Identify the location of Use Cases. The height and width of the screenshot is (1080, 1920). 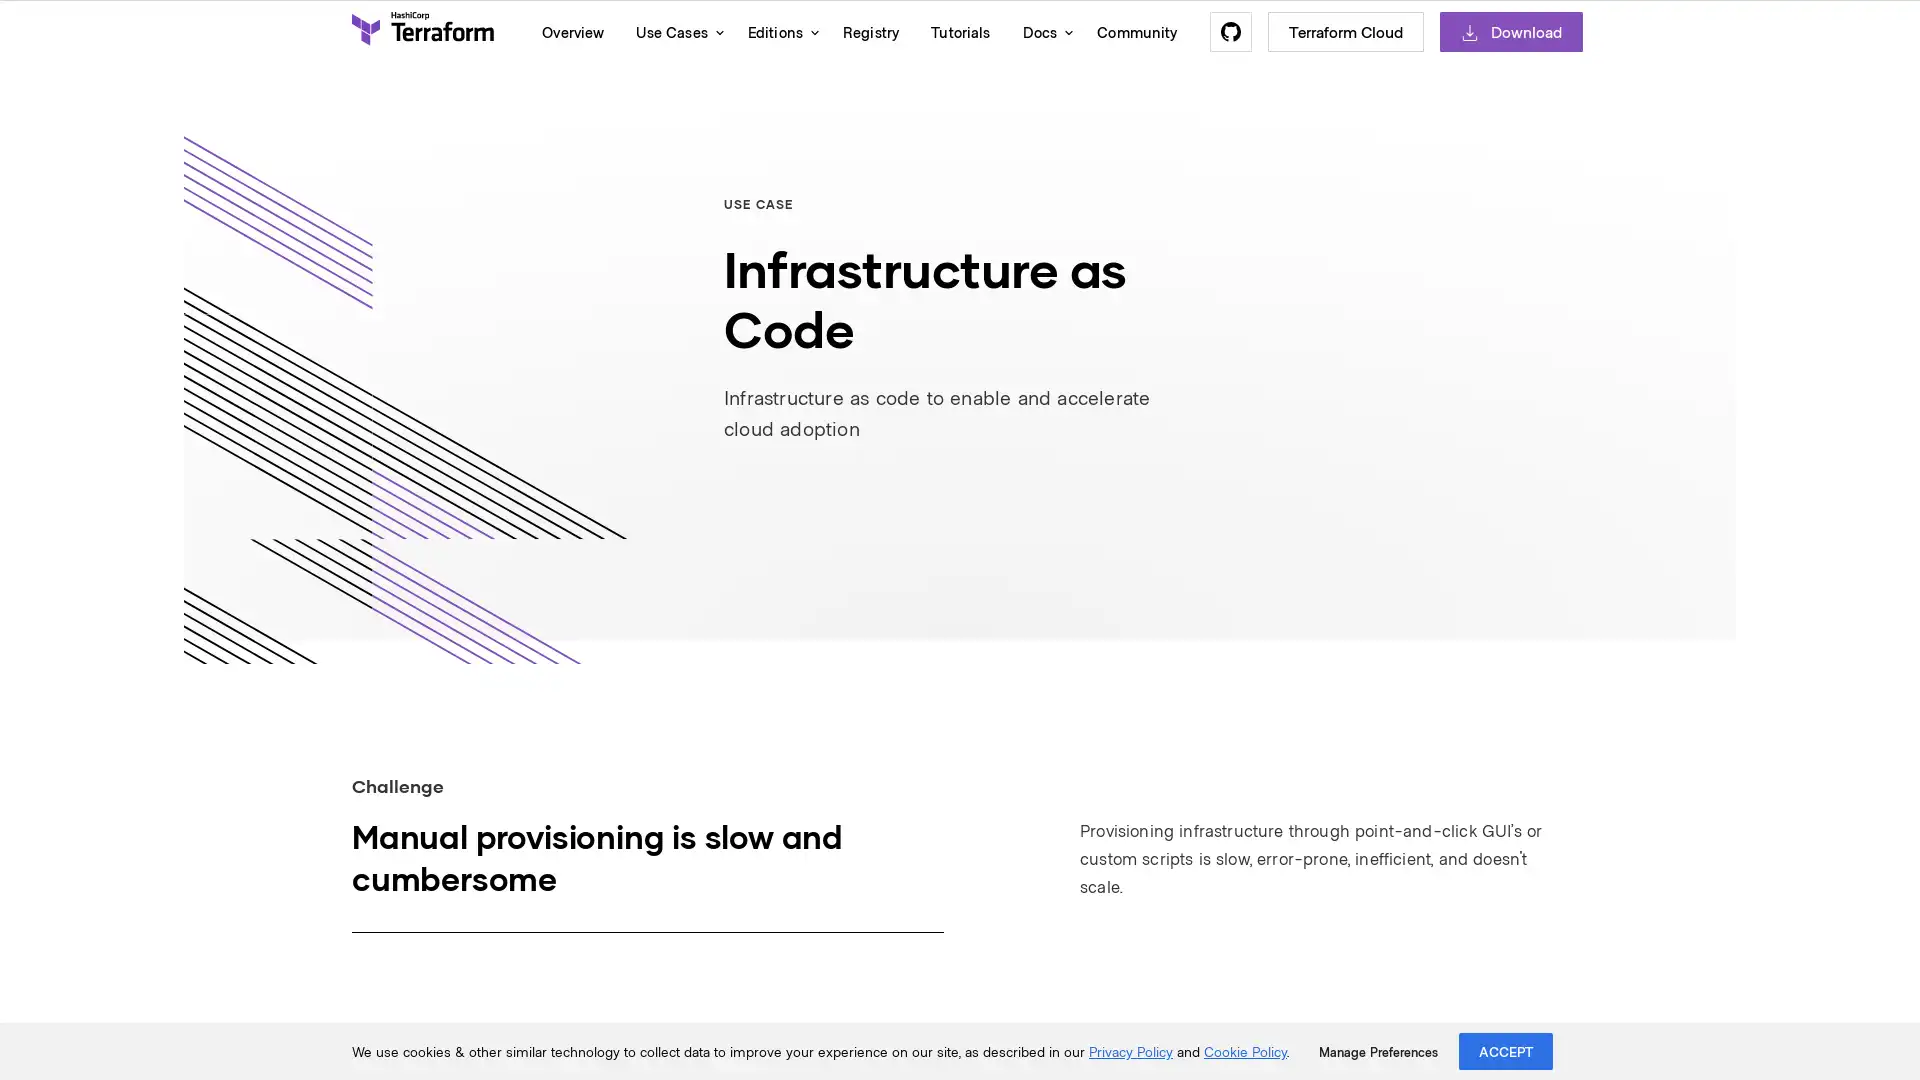
(675, 31).